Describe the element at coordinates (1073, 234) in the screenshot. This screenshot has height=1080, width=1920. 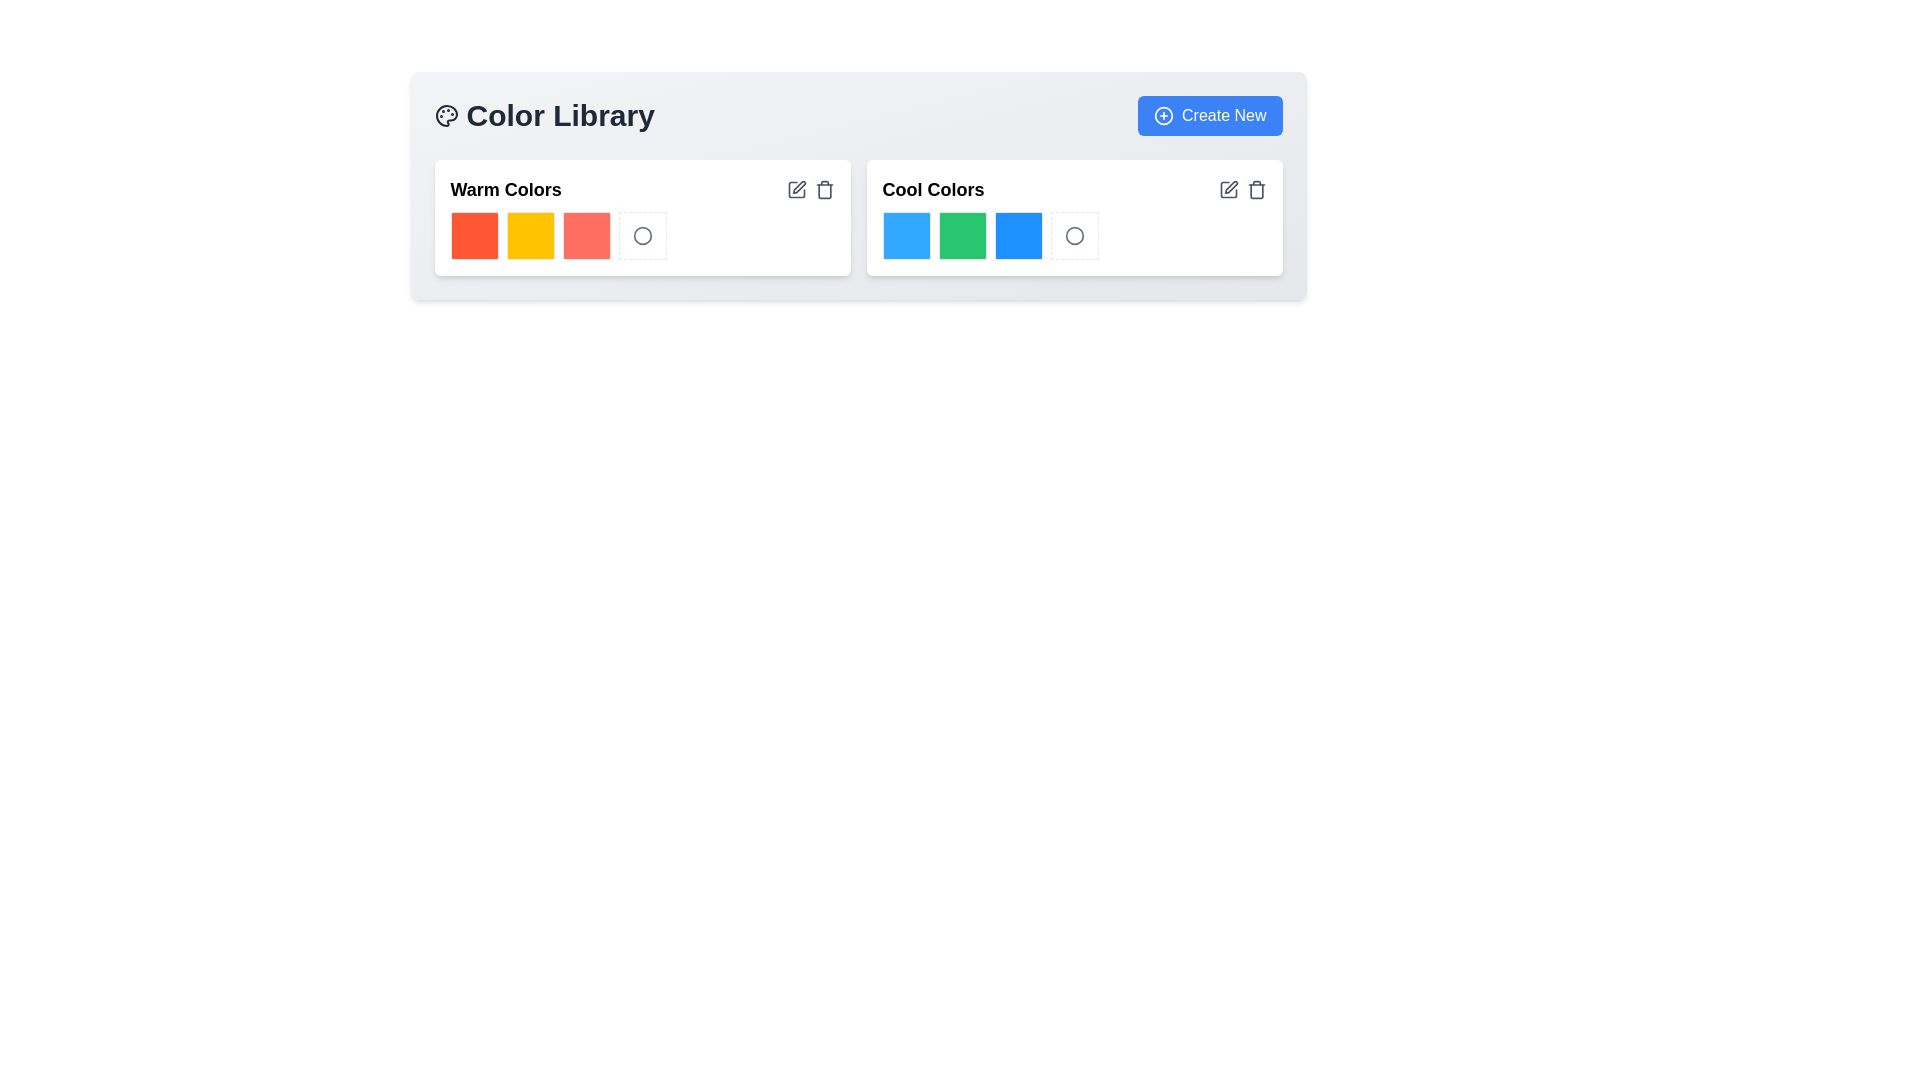
I see `the color selection icon located at the end of the 'Cool Colors' section to interact with it` at that location.